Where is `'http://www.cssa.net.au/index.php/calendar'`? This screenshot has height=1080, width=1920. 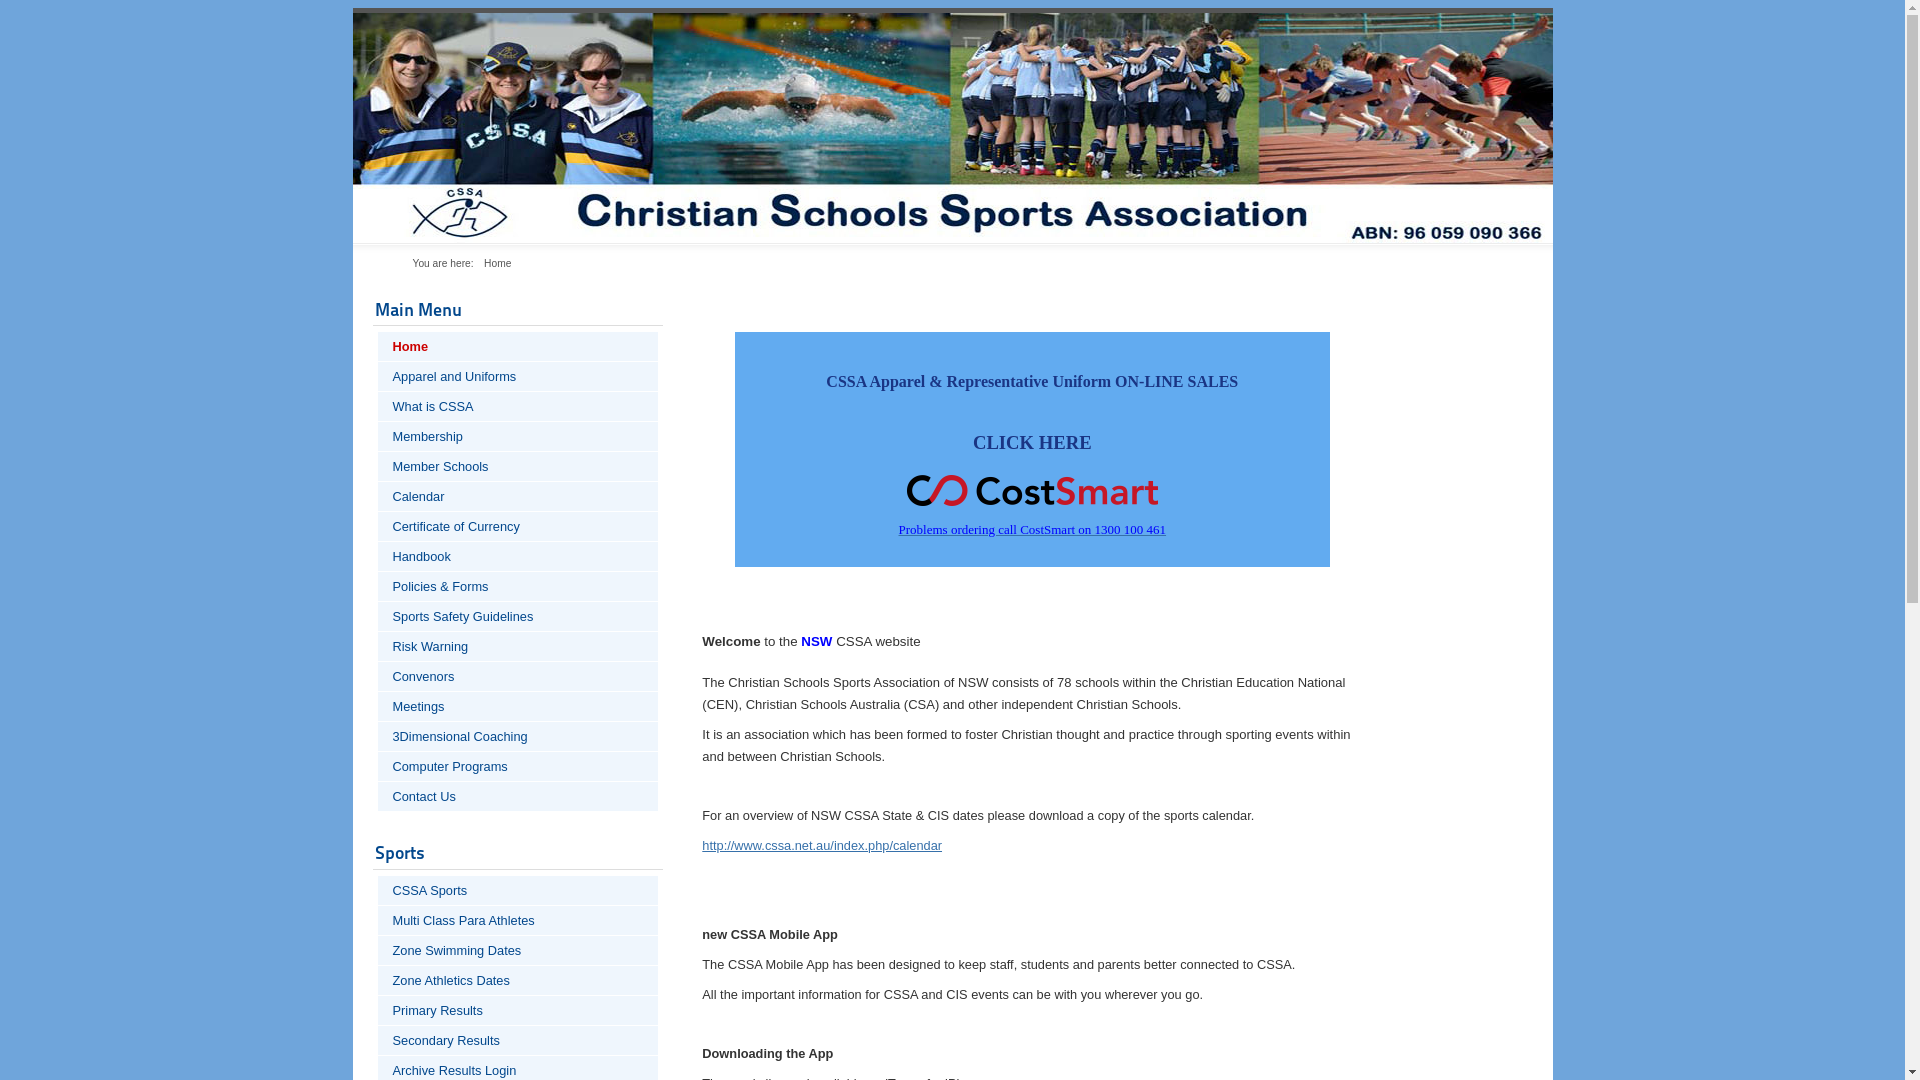 'http://www.cssa.net.au/index.php/calendar' is located at coordinates (701, 845).